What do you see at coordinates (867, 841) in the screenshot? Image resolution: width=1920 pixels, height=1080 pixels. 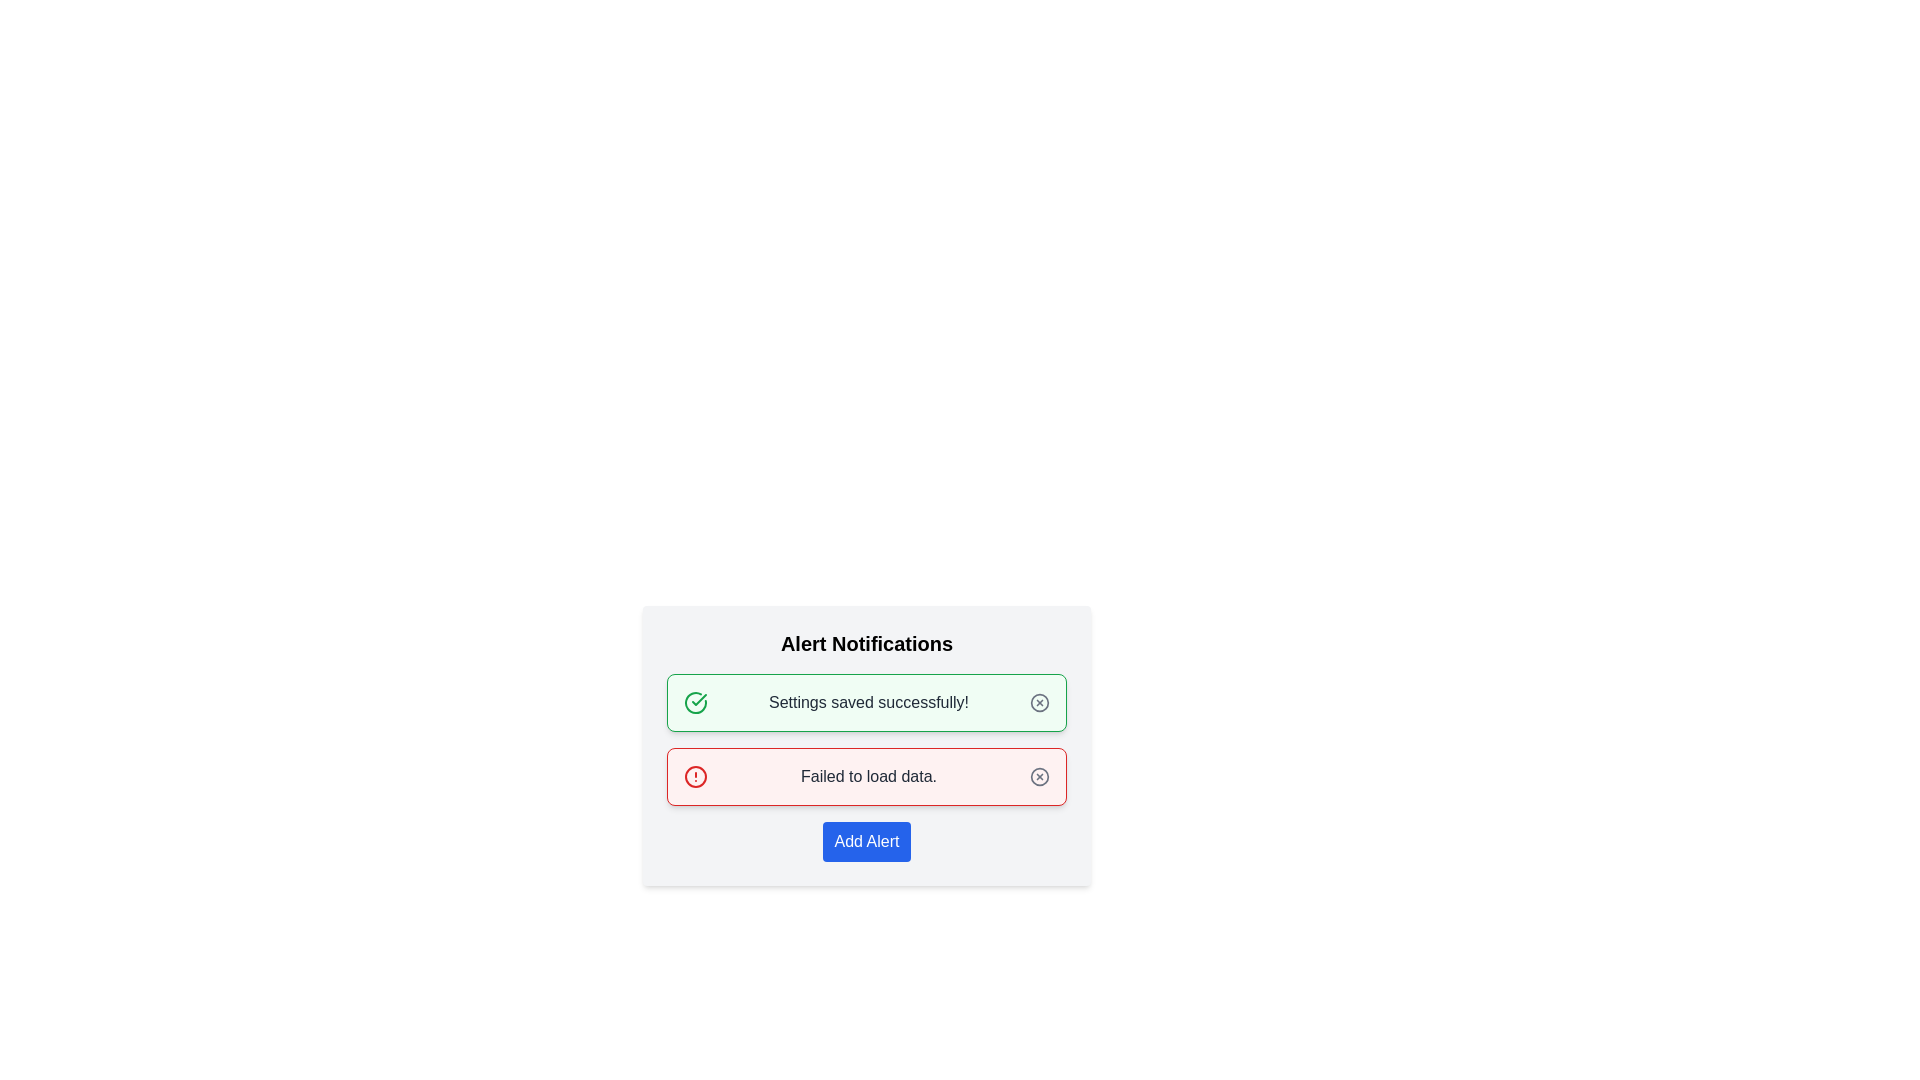 I see `the 'Add Alert' button, which is a rectangular button with a bright blue background and white text, located below the alert messages in the 'Alert Notifications' panel` at bounding box center [867, 841].